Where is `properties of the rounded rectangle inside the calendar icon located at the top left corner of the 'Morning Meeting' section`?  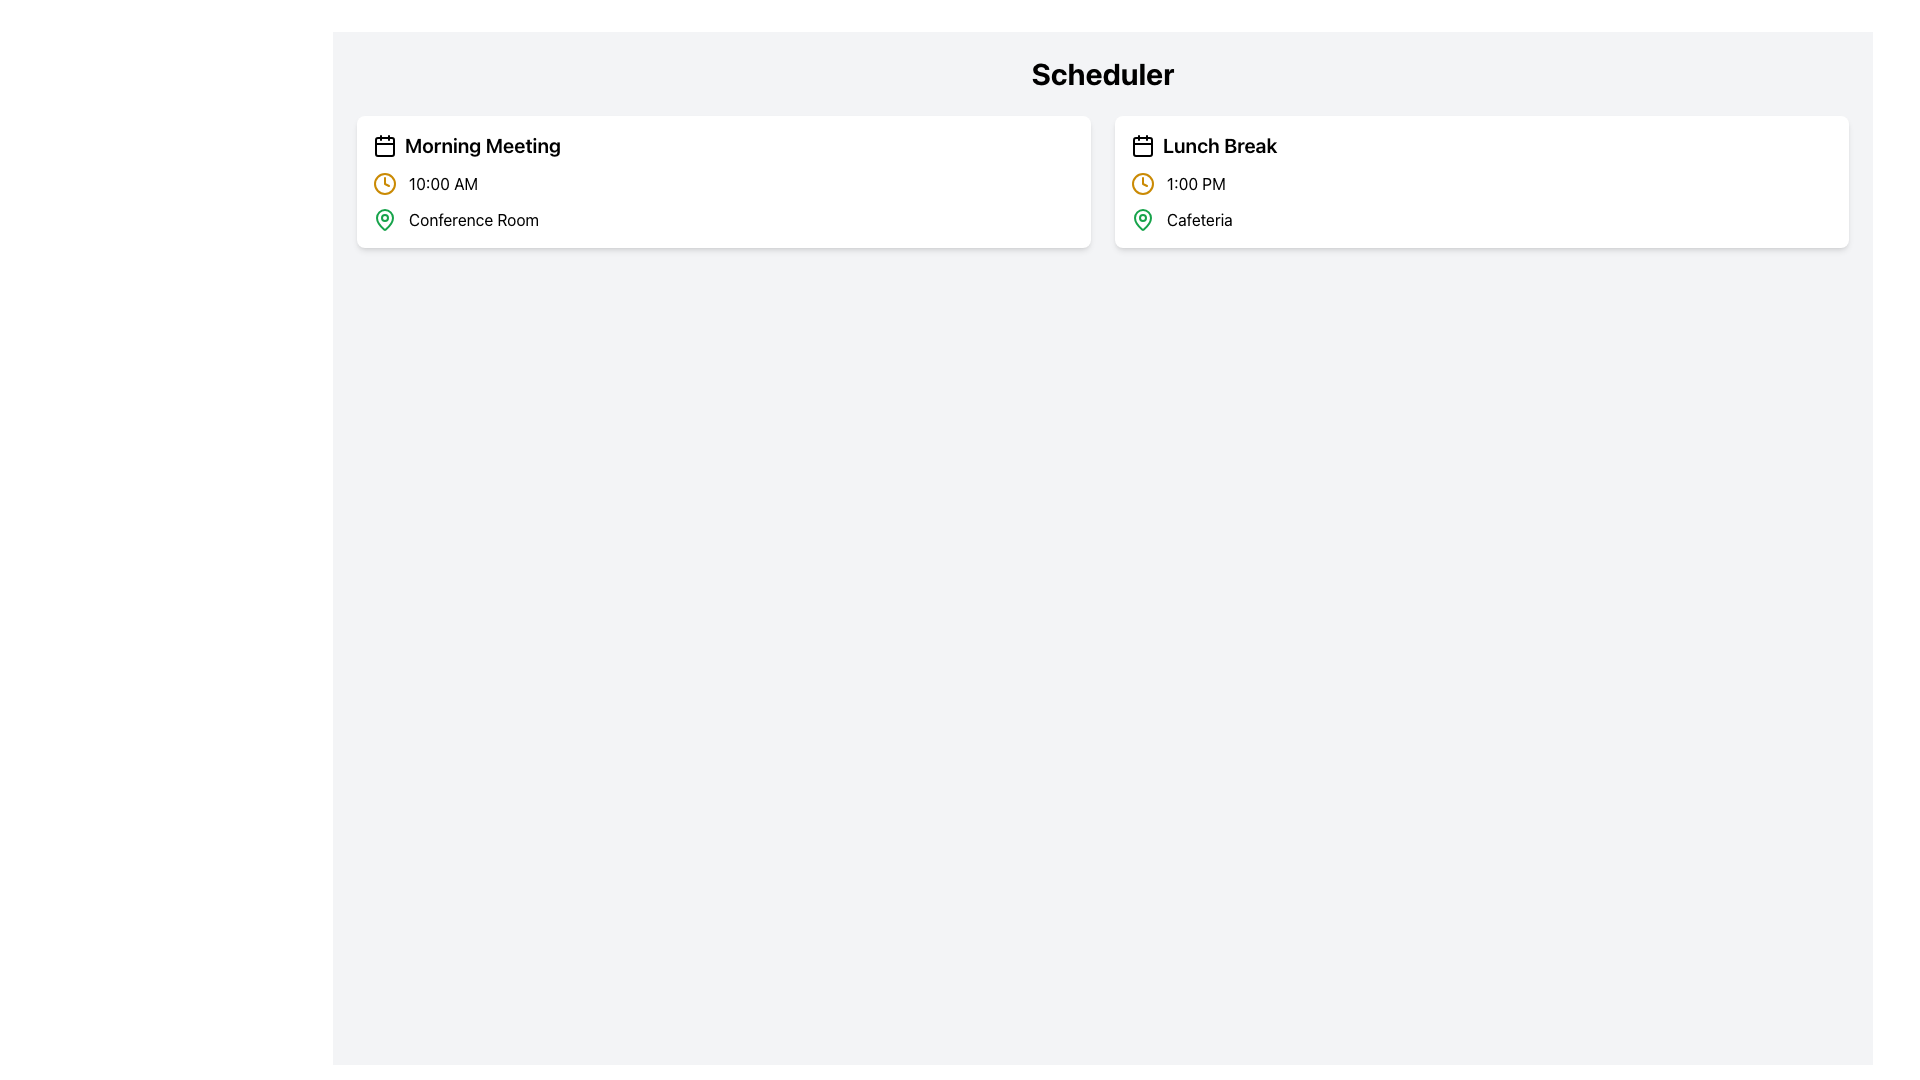 properties of the rounded rectangle inside the calendar icon located at the top left corner of the 'Morning Meeting' section is located at coordinates (384, 145).